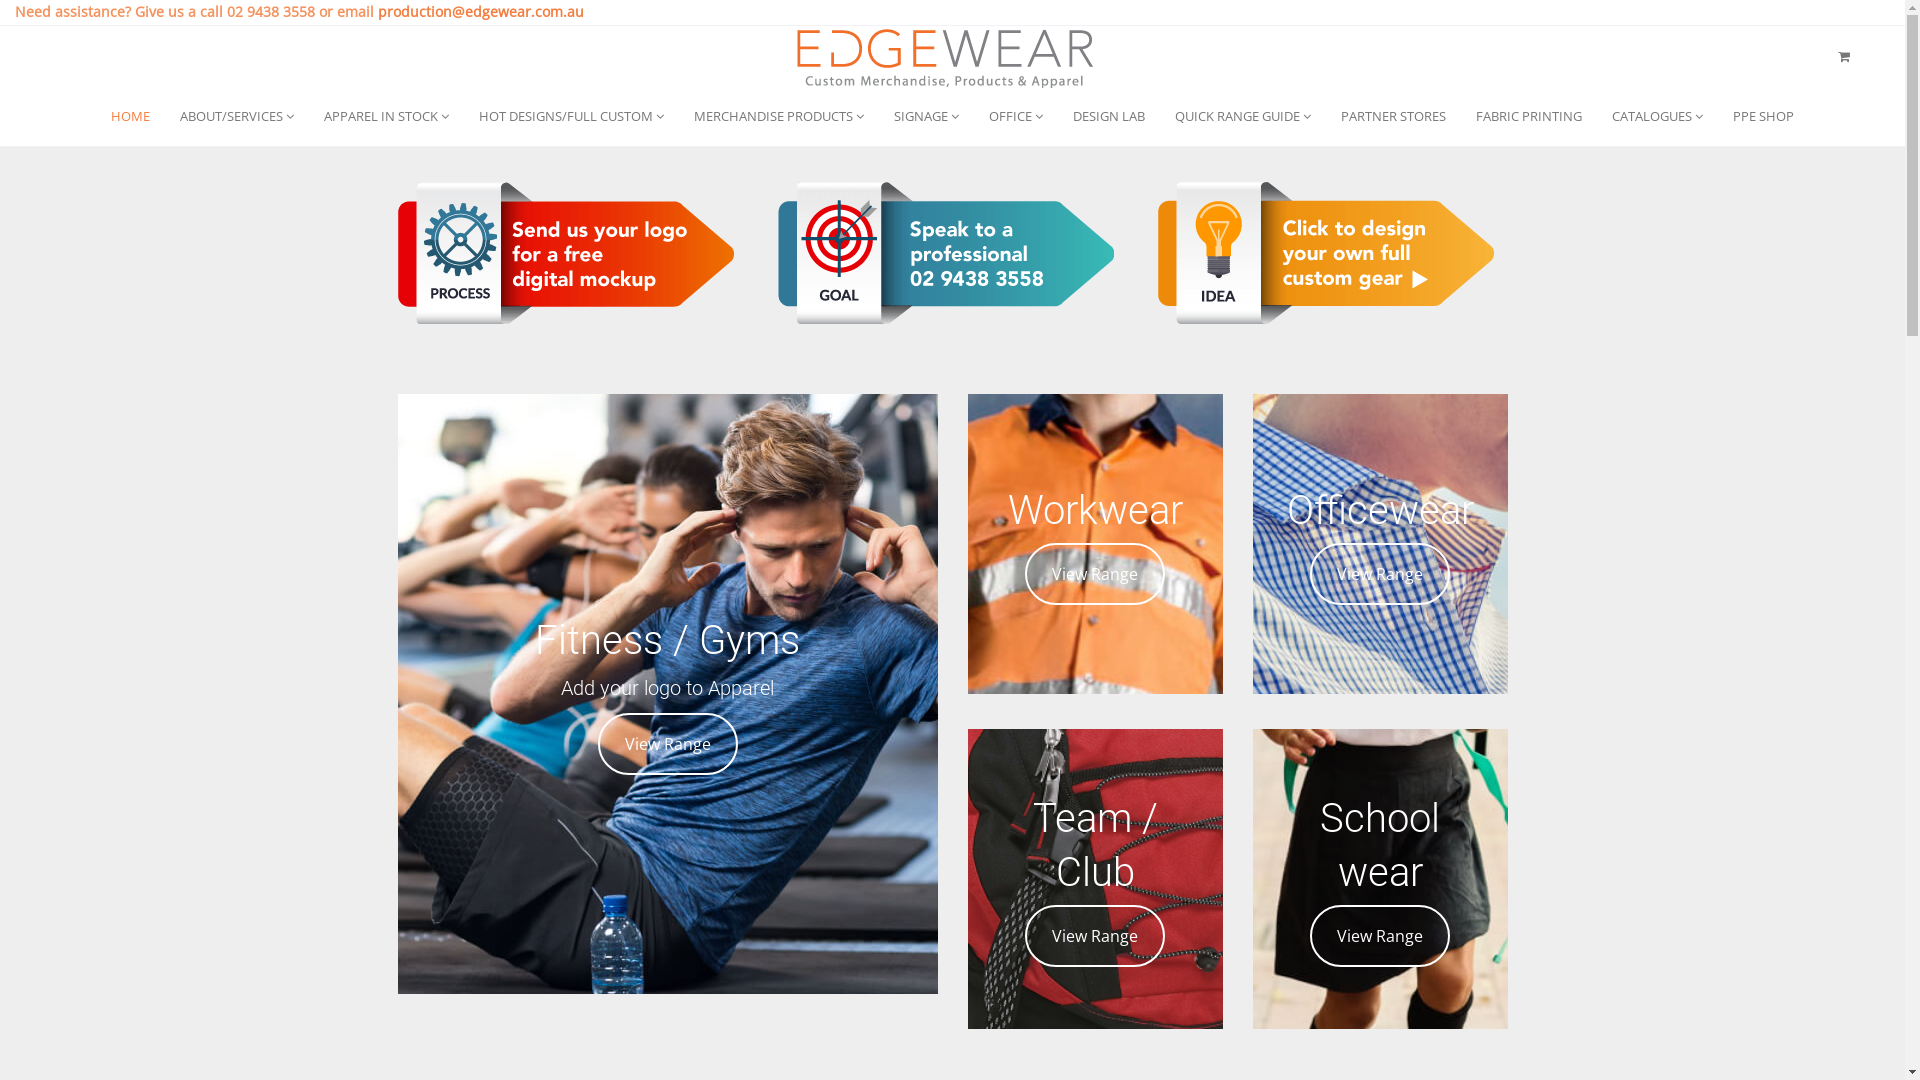 The height and width of the screenshot is (1080, 1920). I want to click on 'PARTNER STORES', so click(1392, 115).